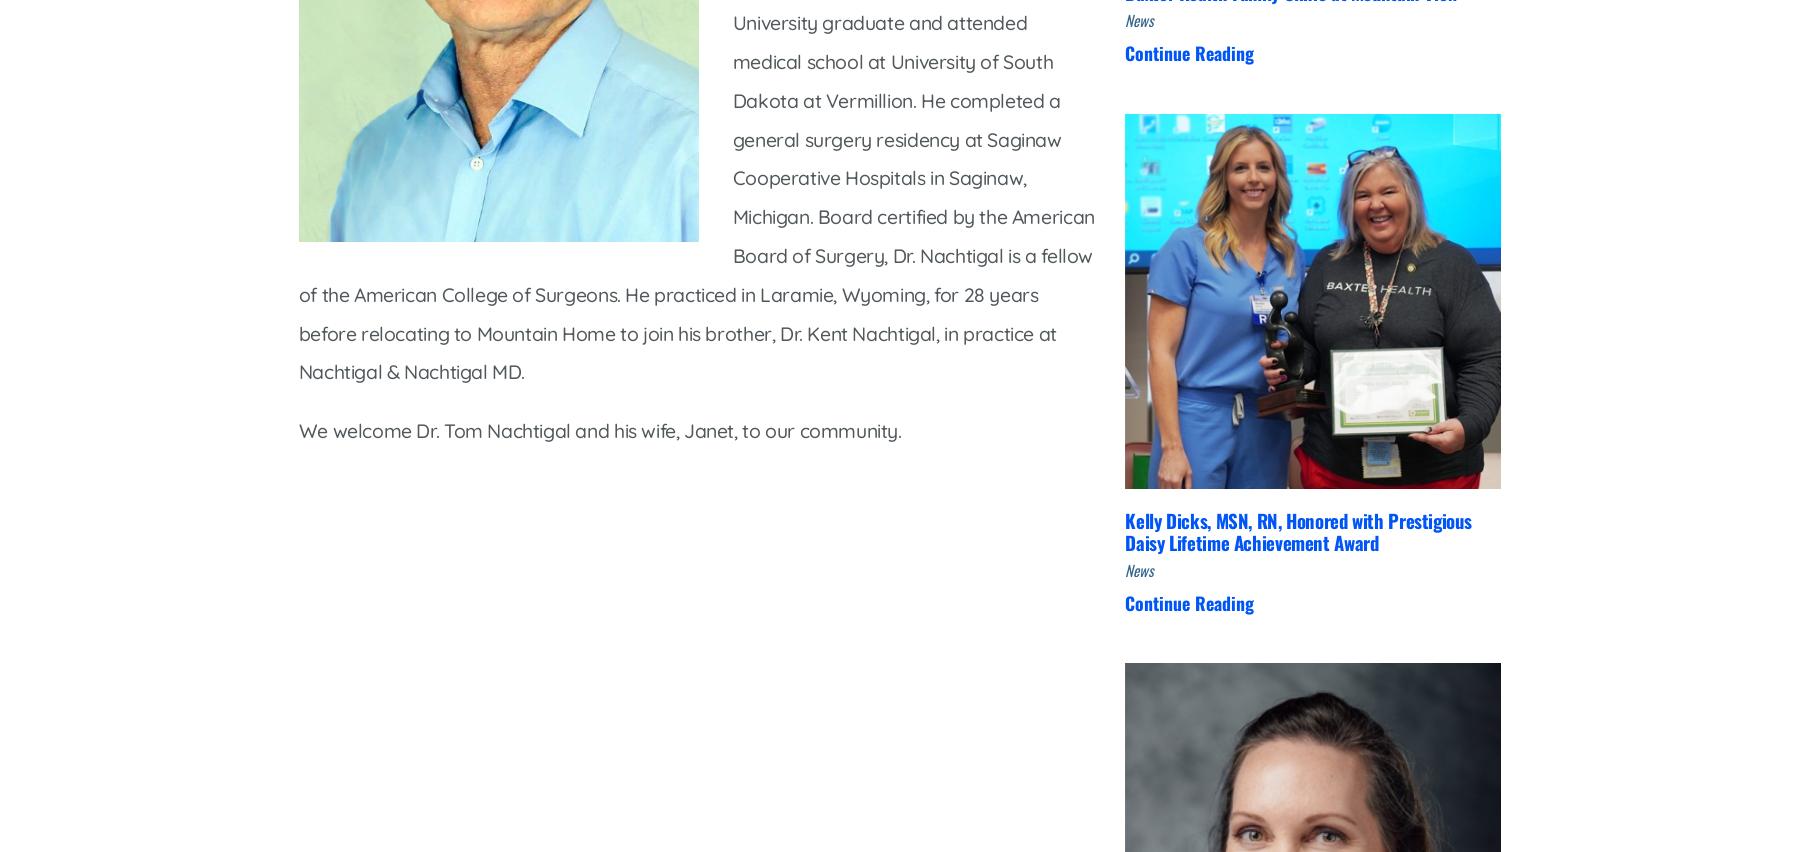 This screenshot has width=1800, height=852. I want to click on 'Board Portal', so click(762, 629).